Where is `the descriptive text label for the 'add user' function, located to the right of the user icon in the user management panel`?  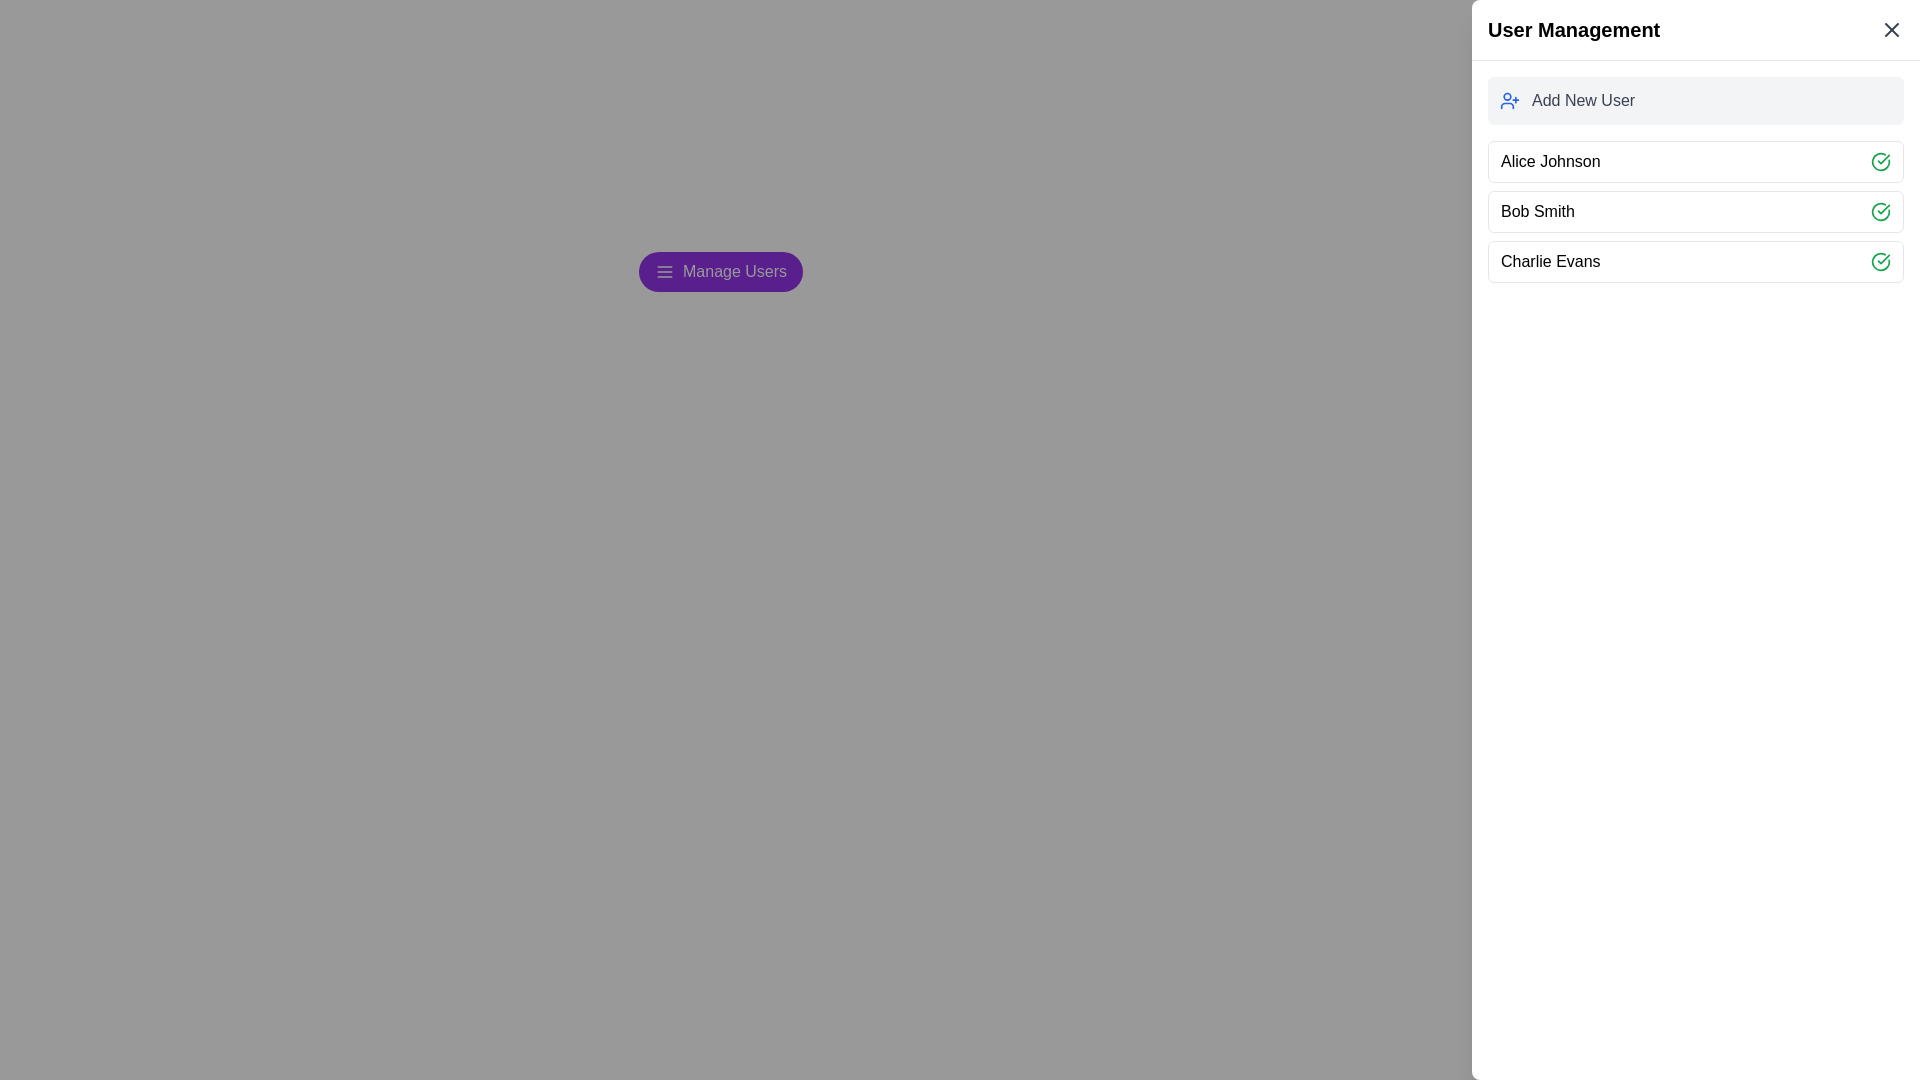
the descriptive text label for the 'add user' function, located to the right of the user icon in the user management panel is located at coordinates (1582, 100).